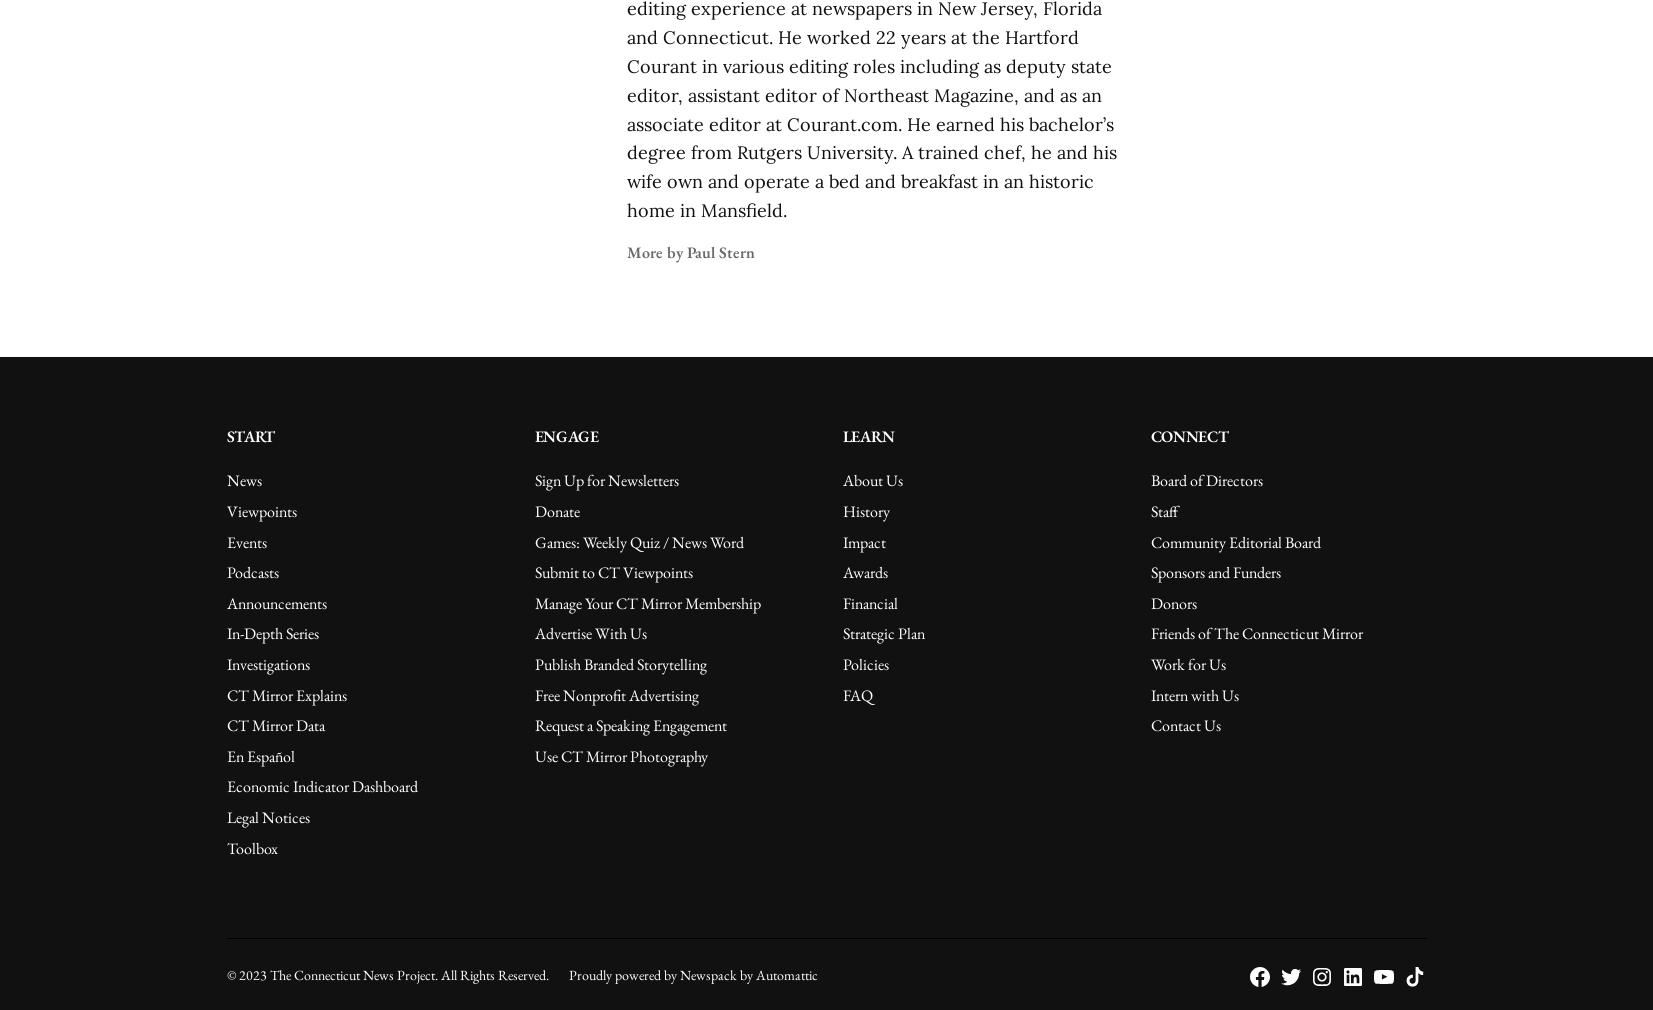 This screenshot has height=1010, width=1653. What do you see at coordinates (259, 754) in the screenshot?
I see `'En Español'` at bounding box center [259, 754].